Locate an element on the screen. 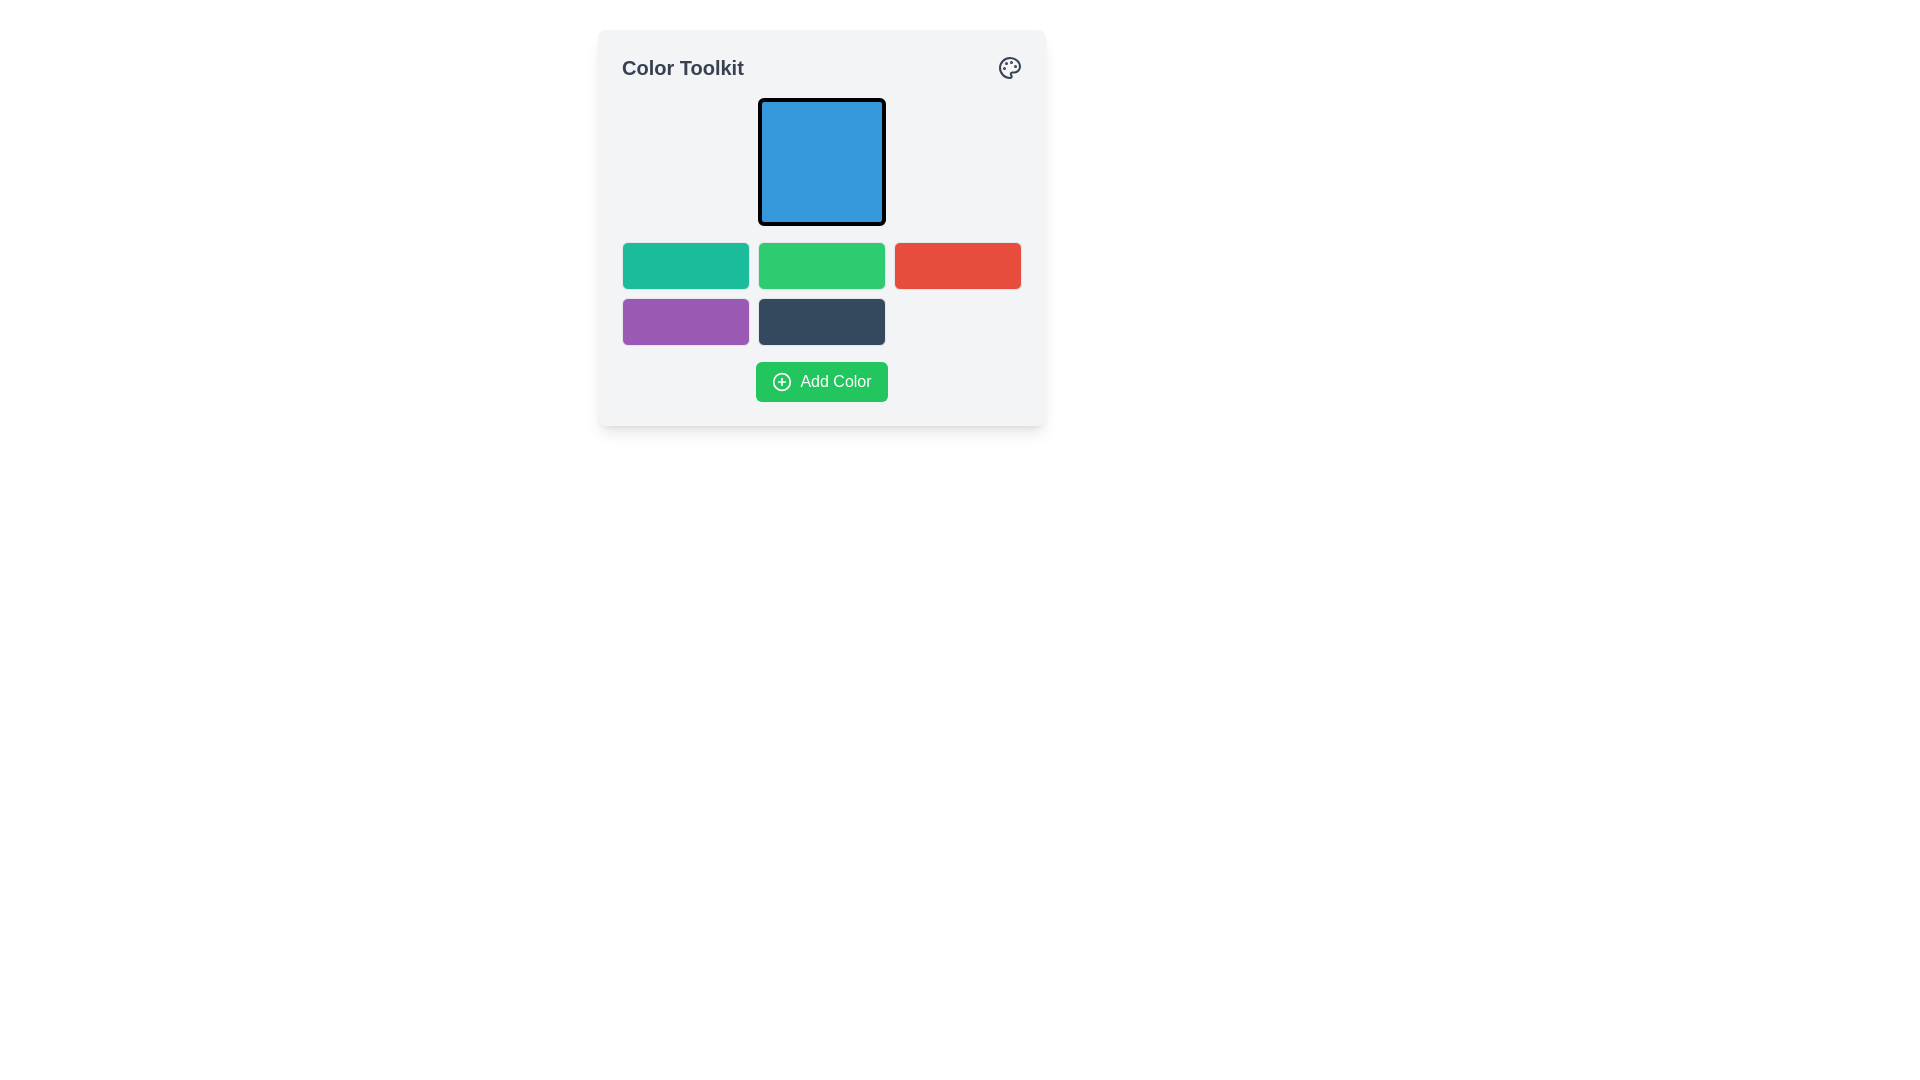 The height and width of the screenshot is (1080, 1920). the interactive button located in the second row, center column of a 3x2 grid layout is located at coordinates (821, 320).